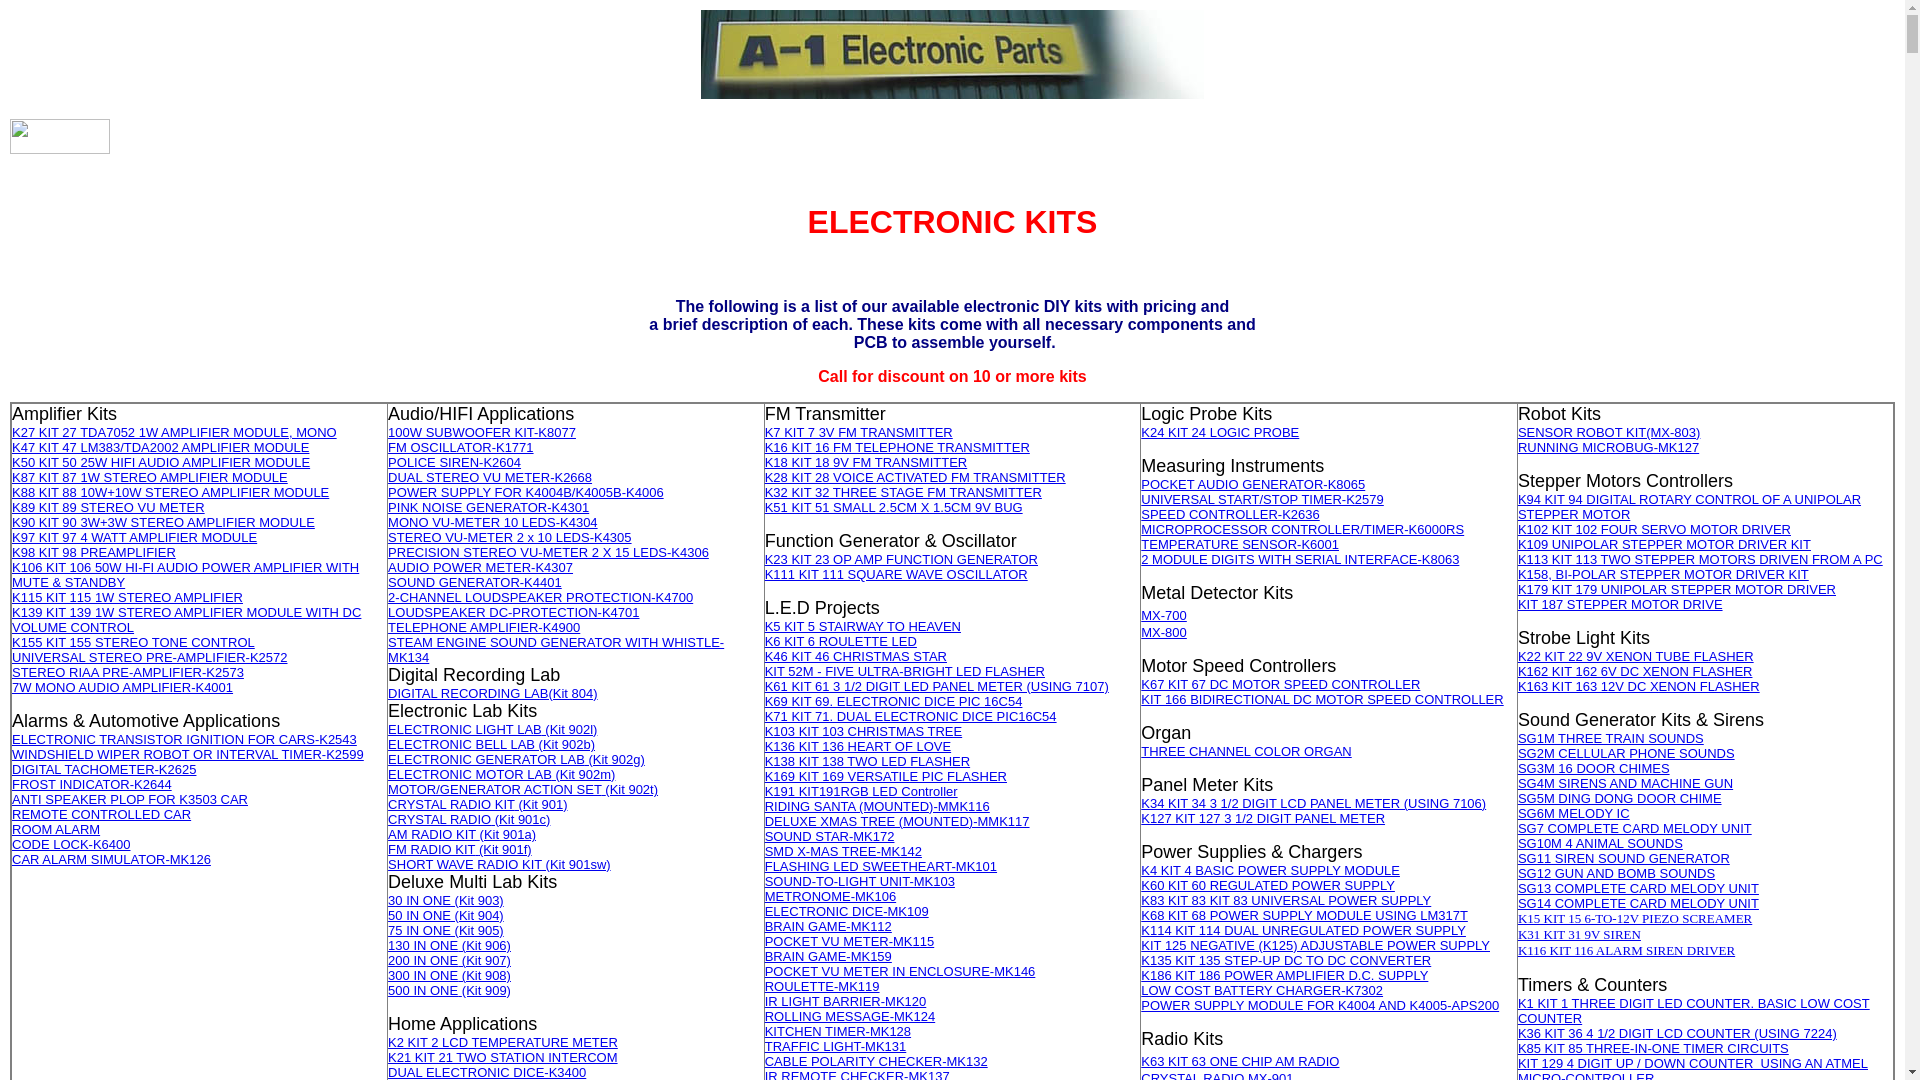 This screenshot has height=1080, width=1920. I want to click on 'K68 KIT 68 POWER SUPPLY MODULE USING LM317T', so click(1304, 915).